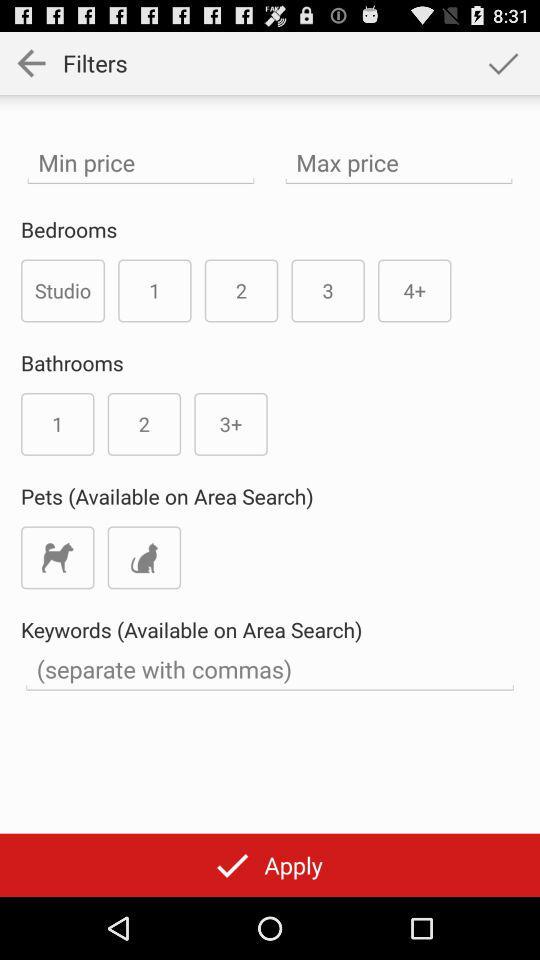  I want to click on cats, so click(143, 557).